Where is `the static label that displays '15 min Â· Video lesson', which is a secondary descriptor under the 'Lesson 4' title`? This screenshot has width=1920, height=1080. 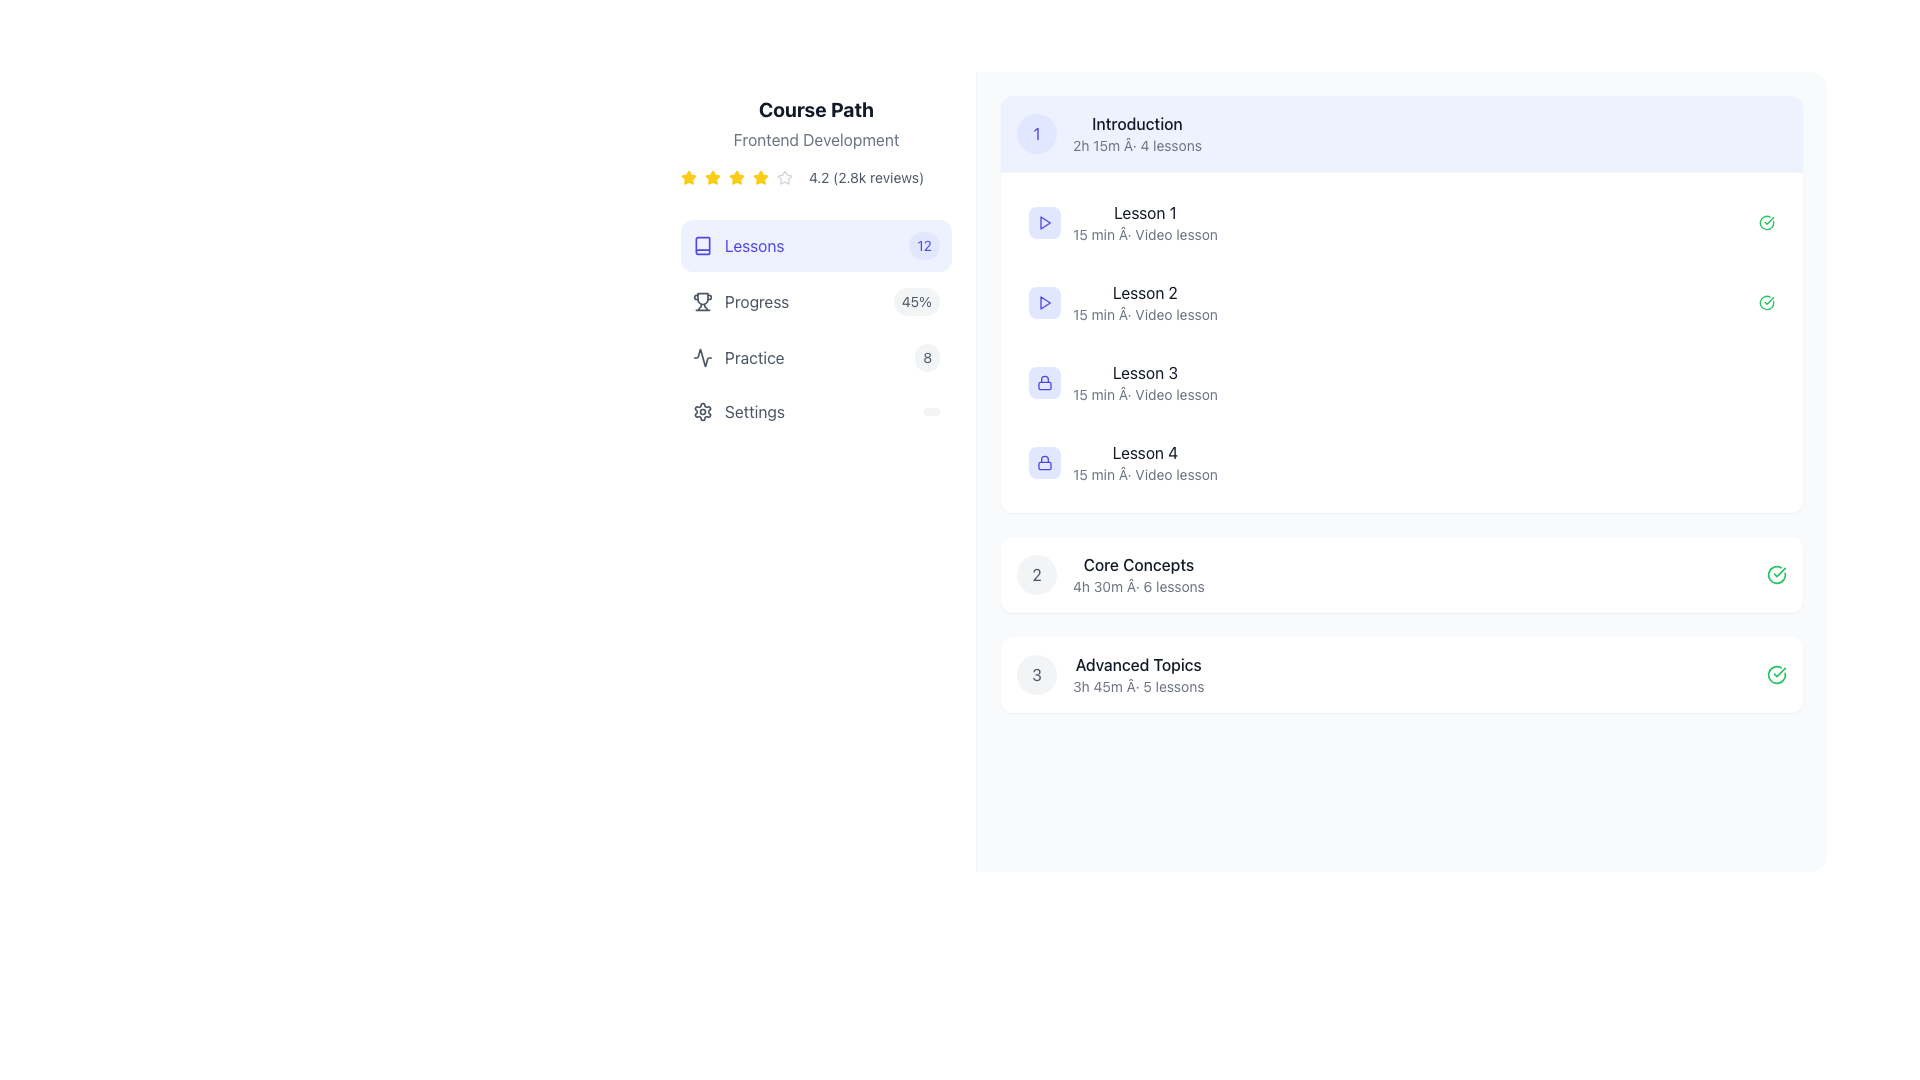 the static label that displays '15 min Â· Video lesson', which is a secondary descriptor under the 'Lesson 4' title is located at coordinates (1145, 474).